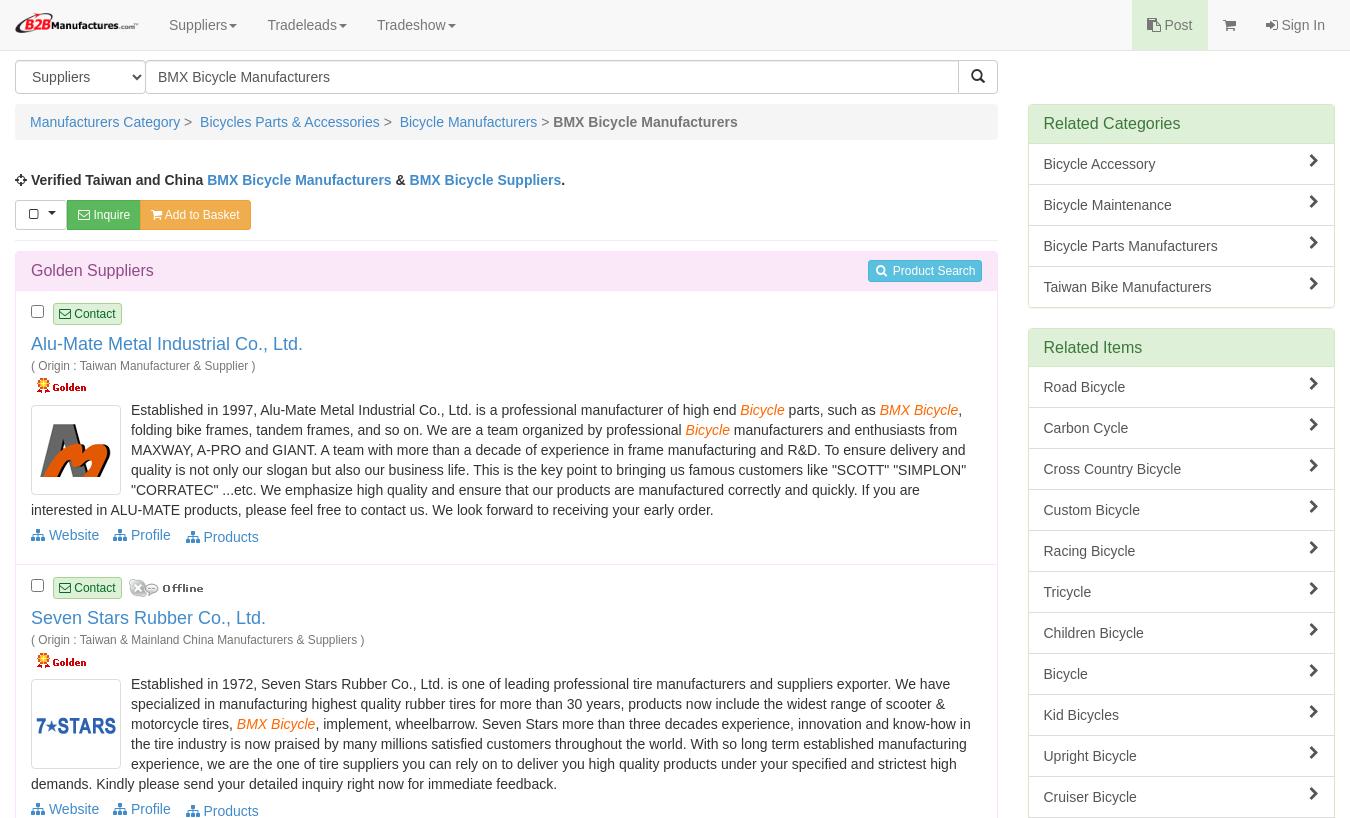 This screenshot has height=818, width=1350. Describe the element at coordinates (545, 417) in the screenshot. I see `', folding bike frames, tandem frames, and so on. We are a team organized by professional'` at that location.